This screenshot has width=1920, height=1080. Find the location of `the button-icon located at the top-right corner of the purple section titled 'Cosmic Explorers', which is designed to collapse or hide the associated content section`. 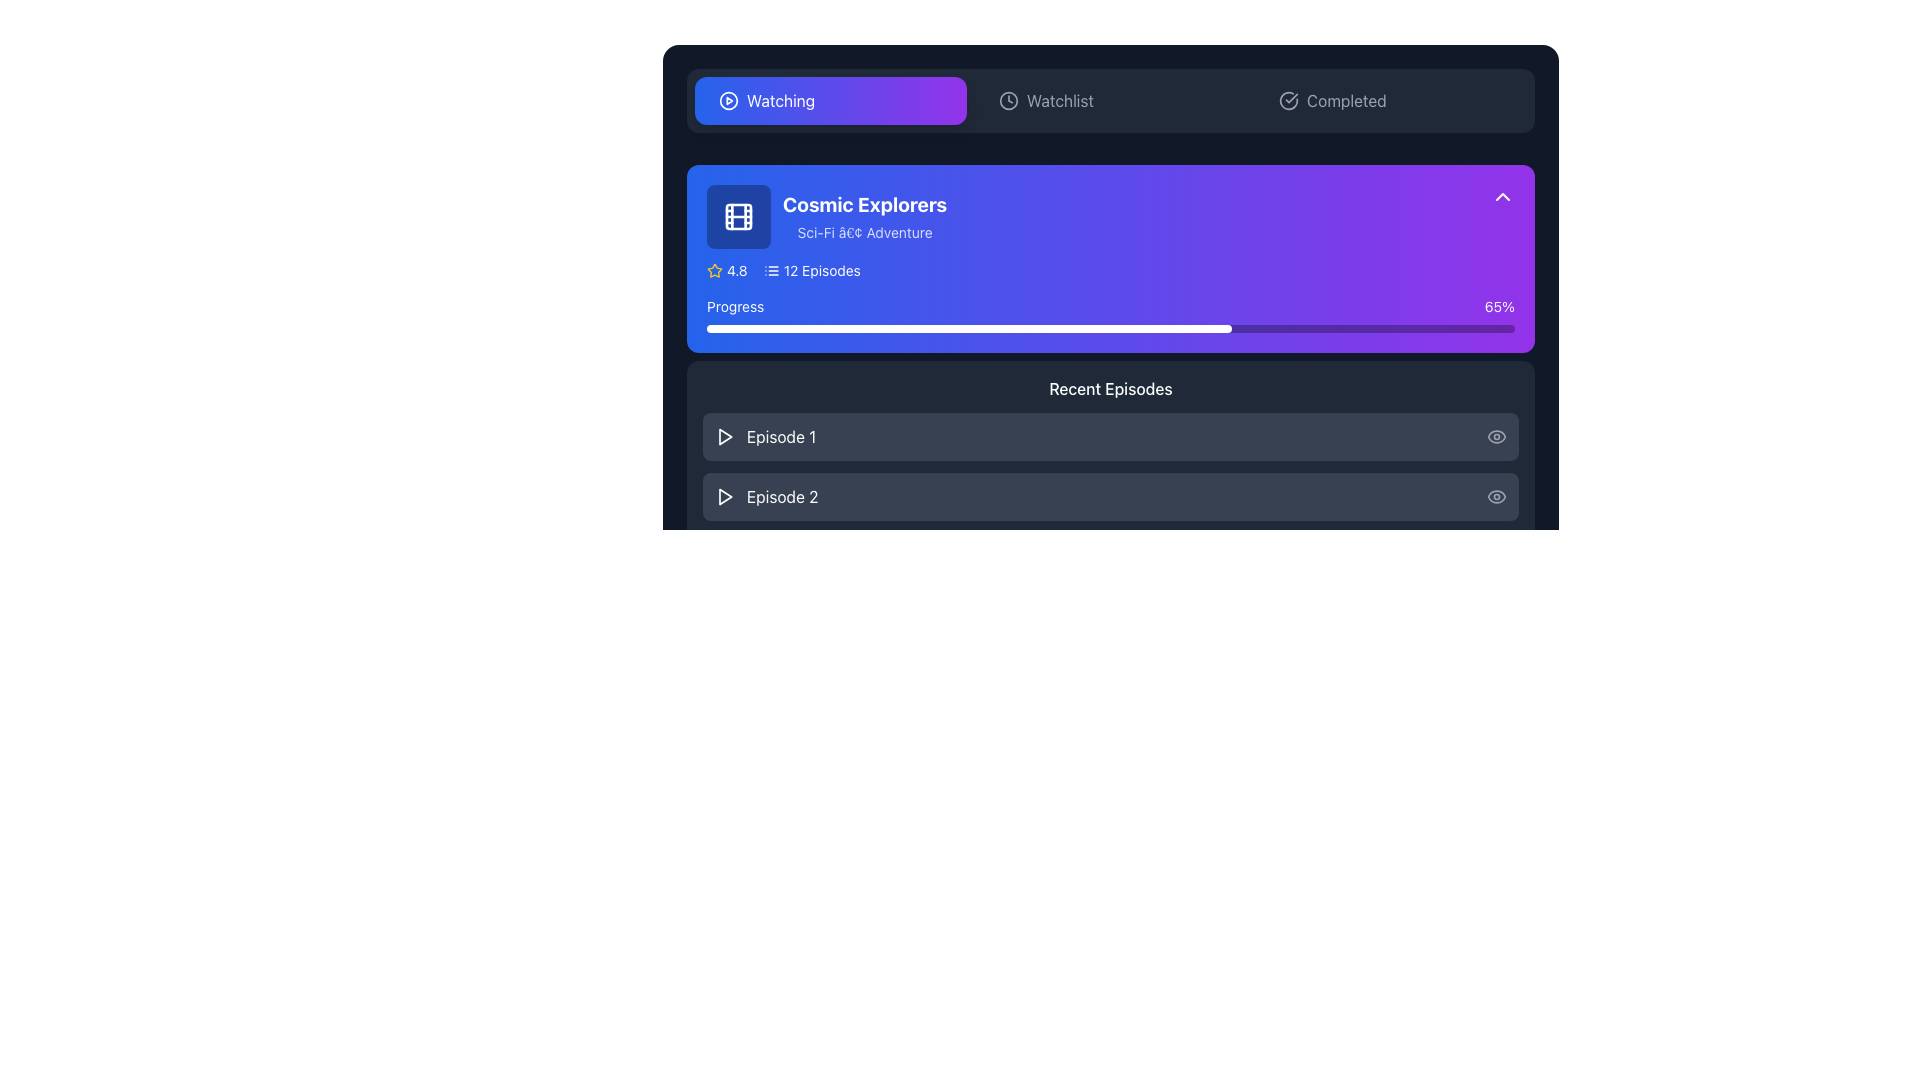

the button-icon located at the top-right corner of the purple section titled 'Cosmic Explorers', which is designed to collapse or hide the associated content section is located at coordinates (1502, 196).